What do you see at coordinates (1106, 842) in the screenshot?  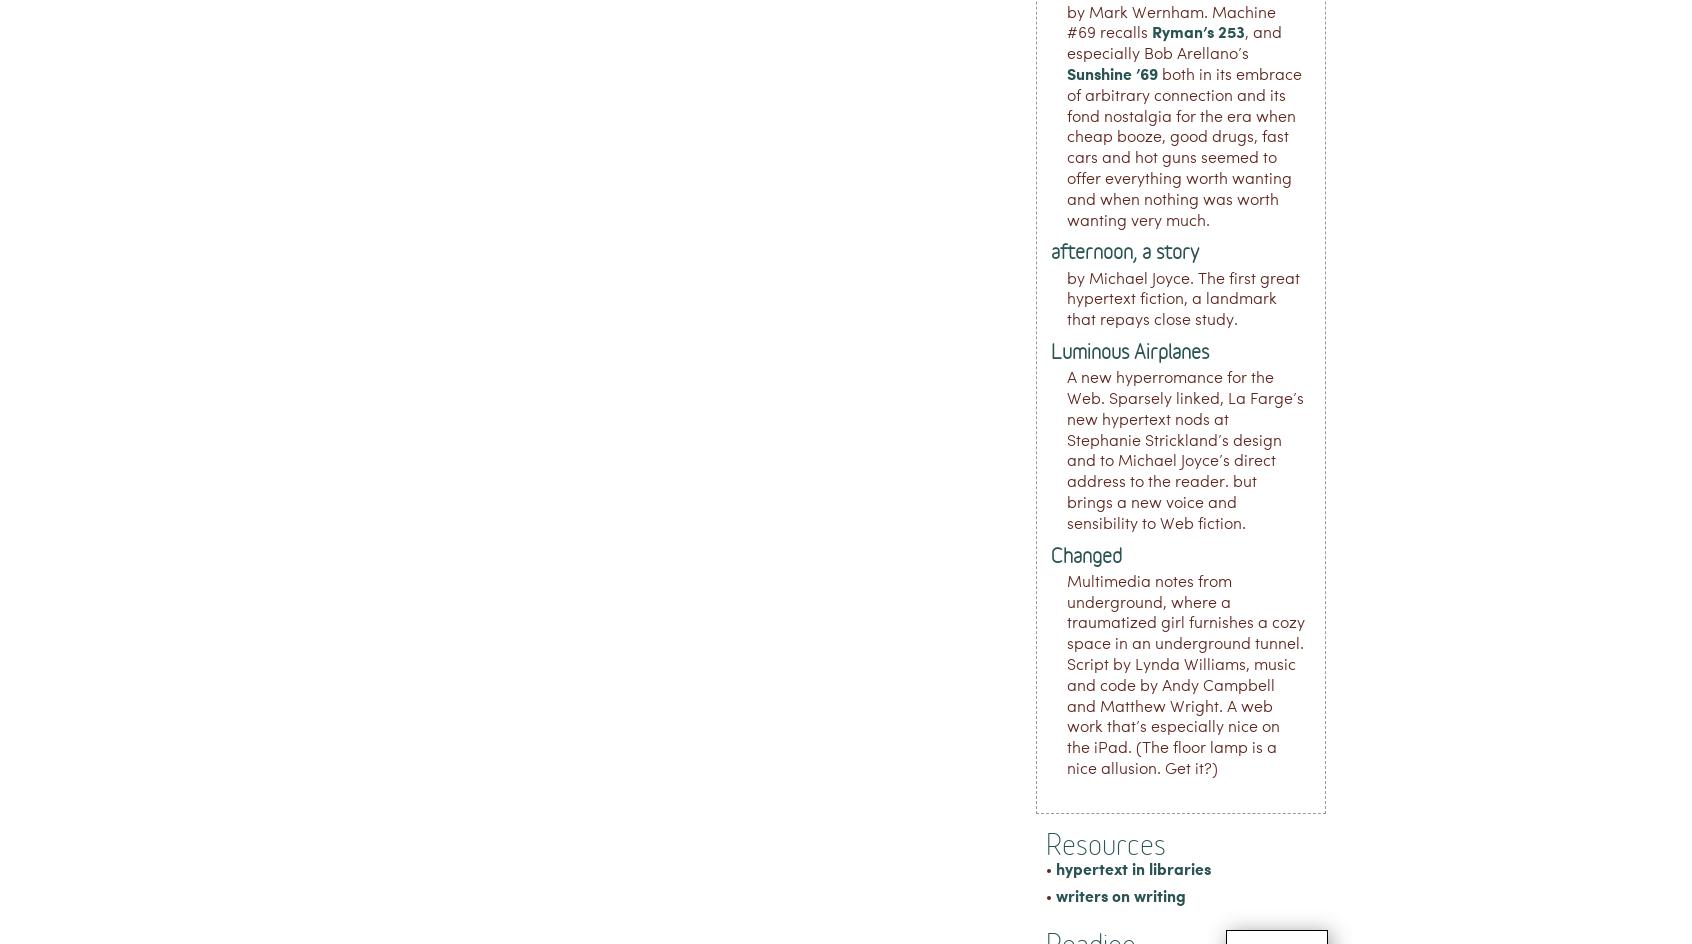 I see `'Resources'` at bounding box center [1106, 842].